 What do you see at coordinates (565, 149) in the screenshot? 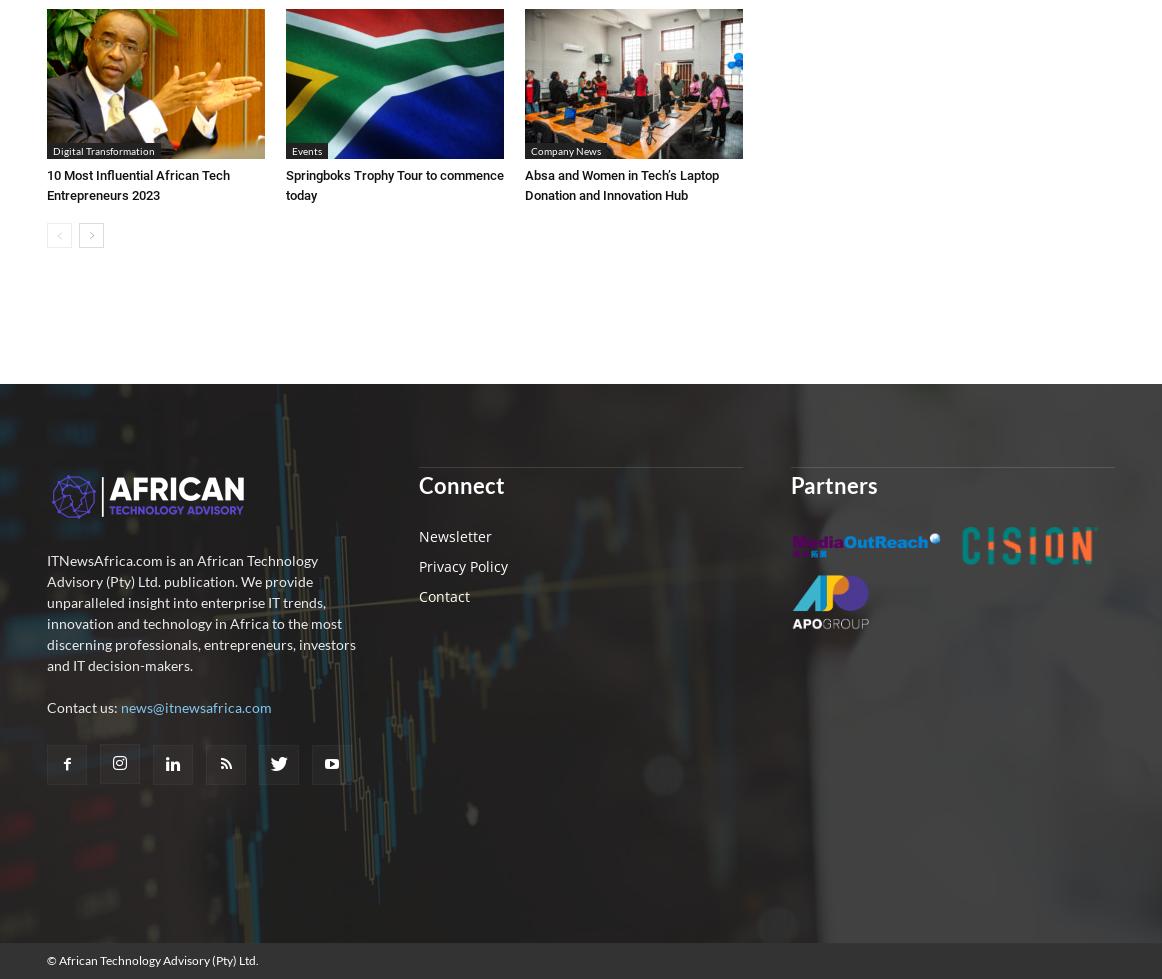
I see `'Company News'` at bounding box center [565, 149].